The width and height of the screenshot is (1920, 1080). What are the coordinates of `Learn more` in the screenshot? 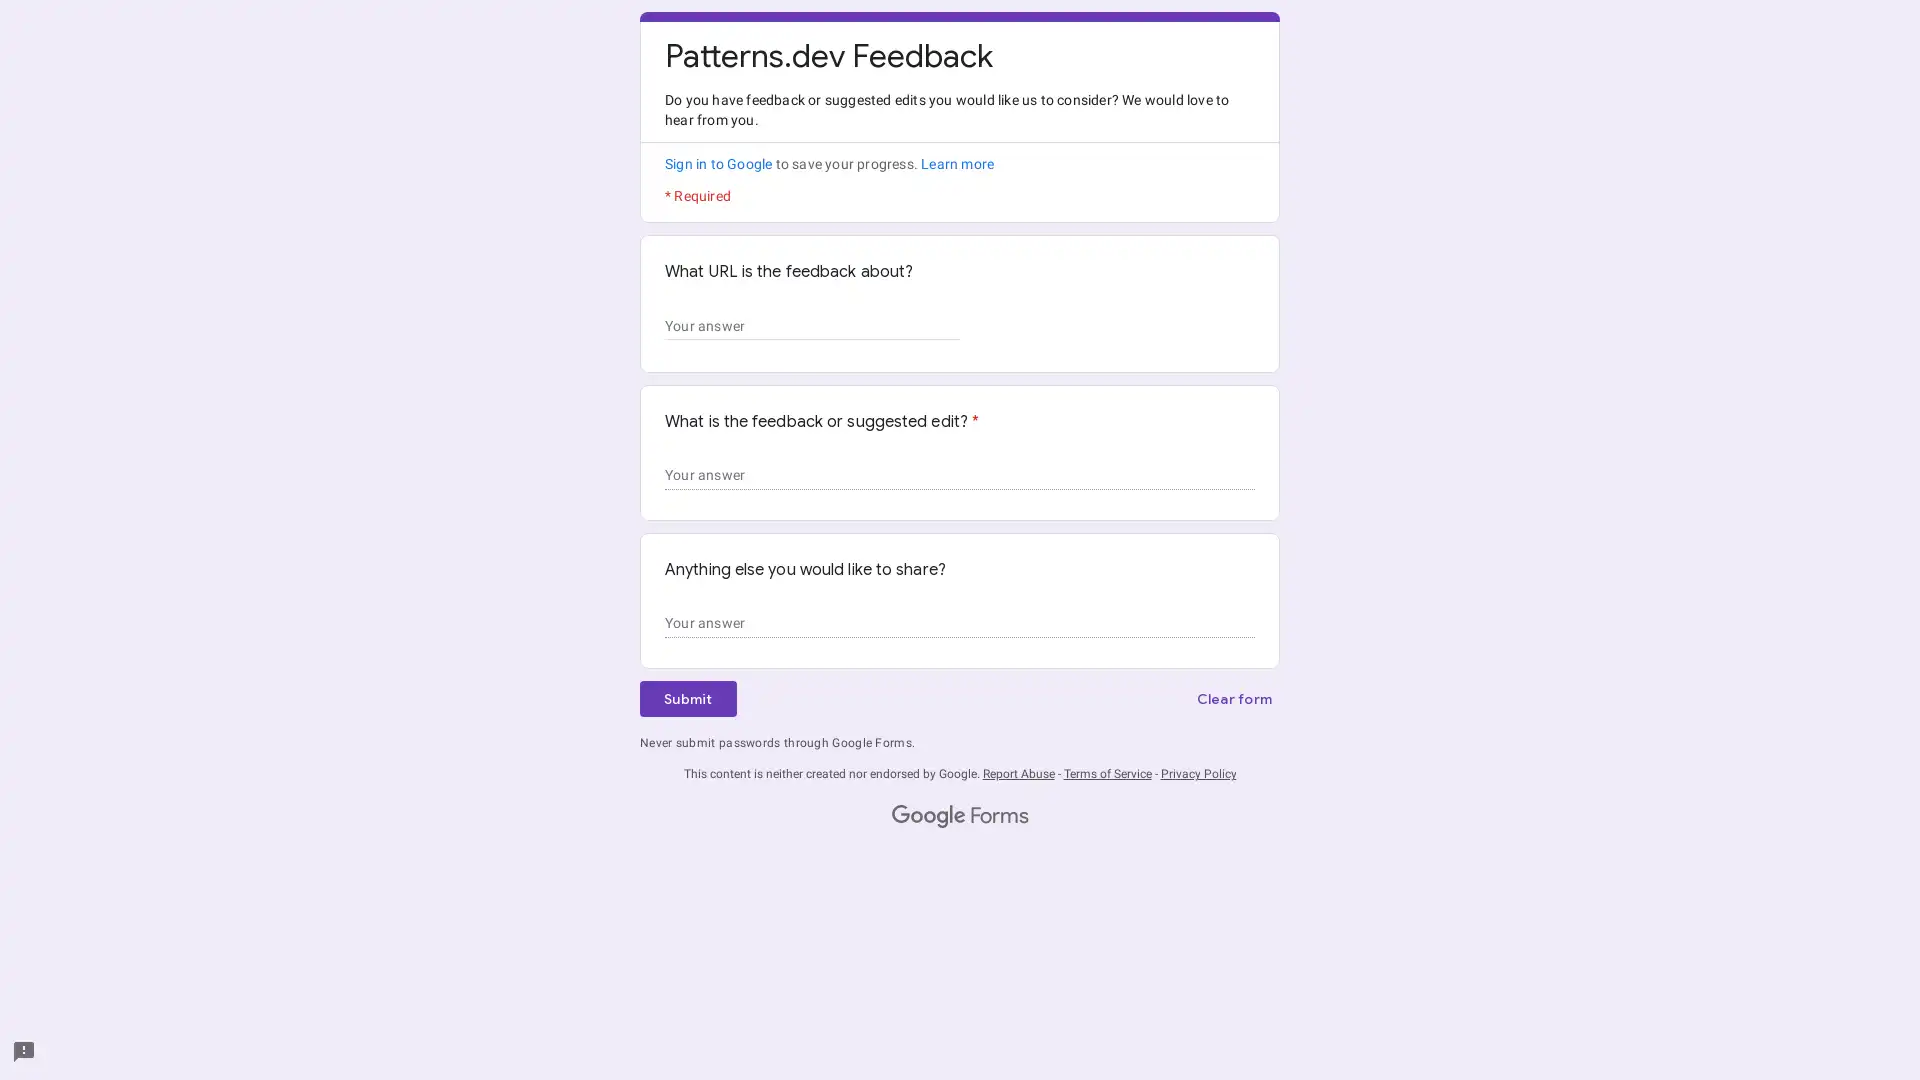 It's located at (956, 163).